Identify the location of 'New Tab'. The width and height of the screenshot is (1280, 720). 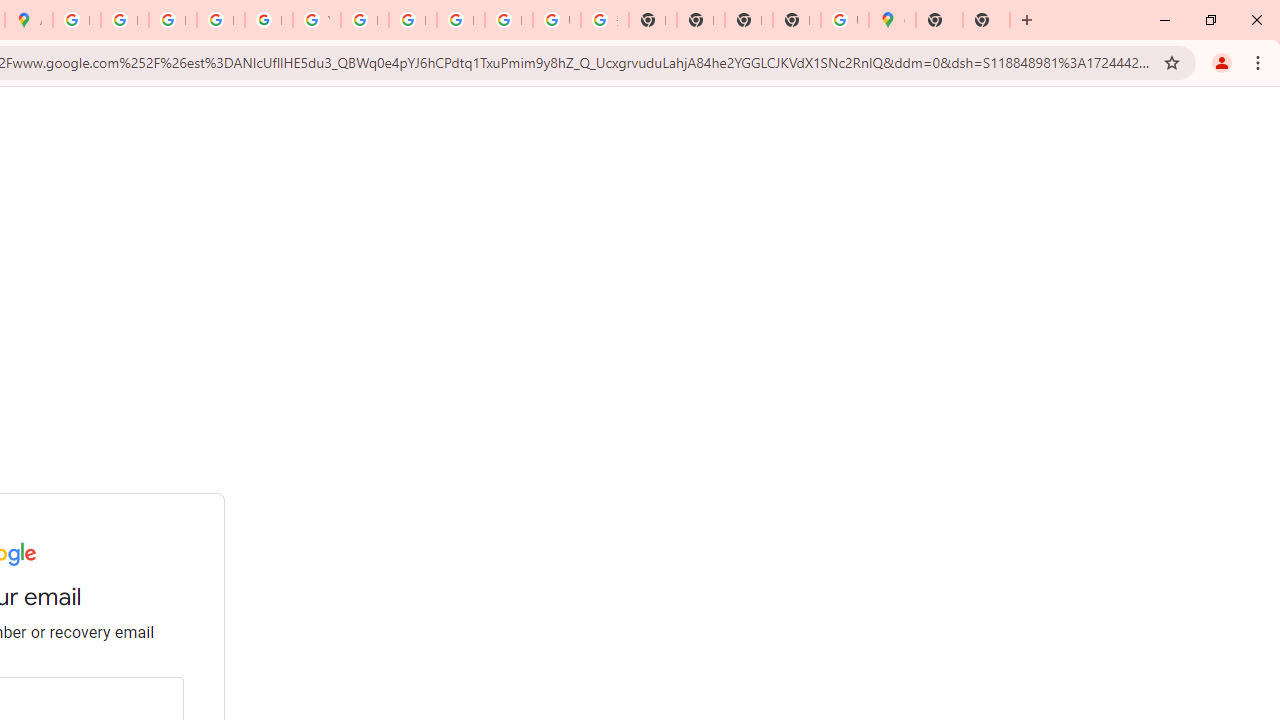
(986, 20).